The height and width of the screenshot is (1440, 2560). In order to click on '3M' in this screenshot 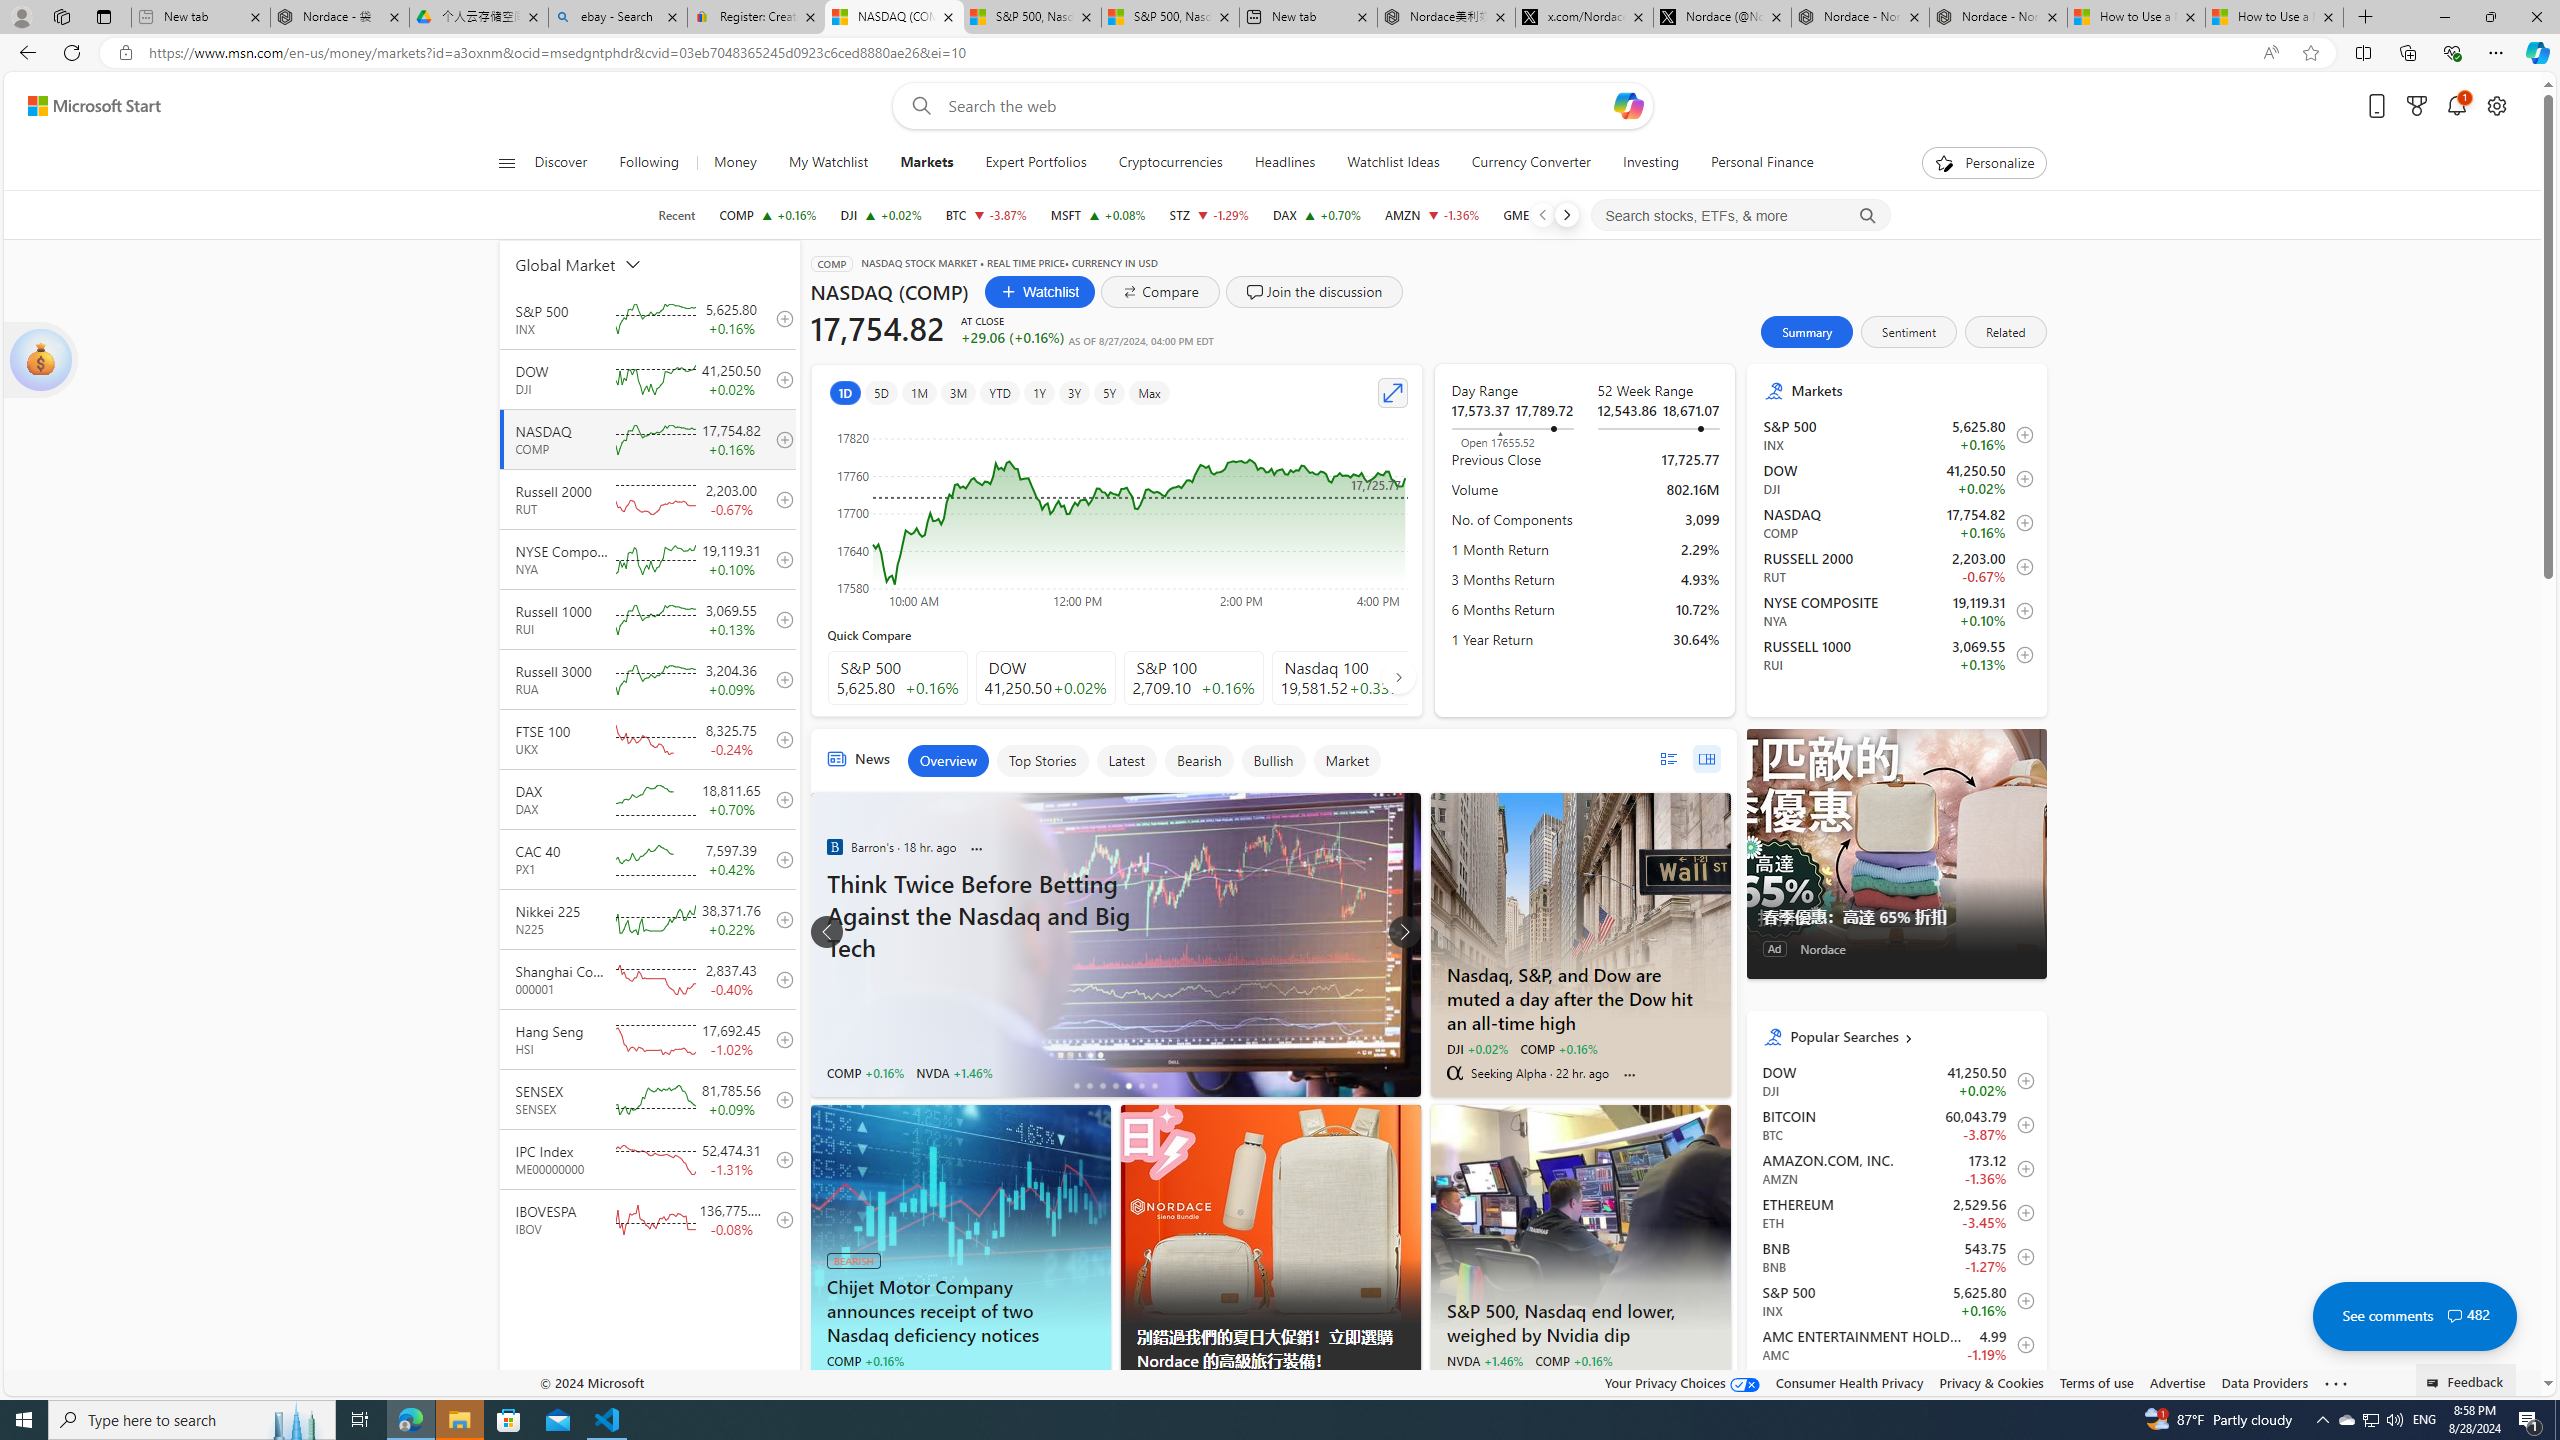, I will do `click(959, 392)`.